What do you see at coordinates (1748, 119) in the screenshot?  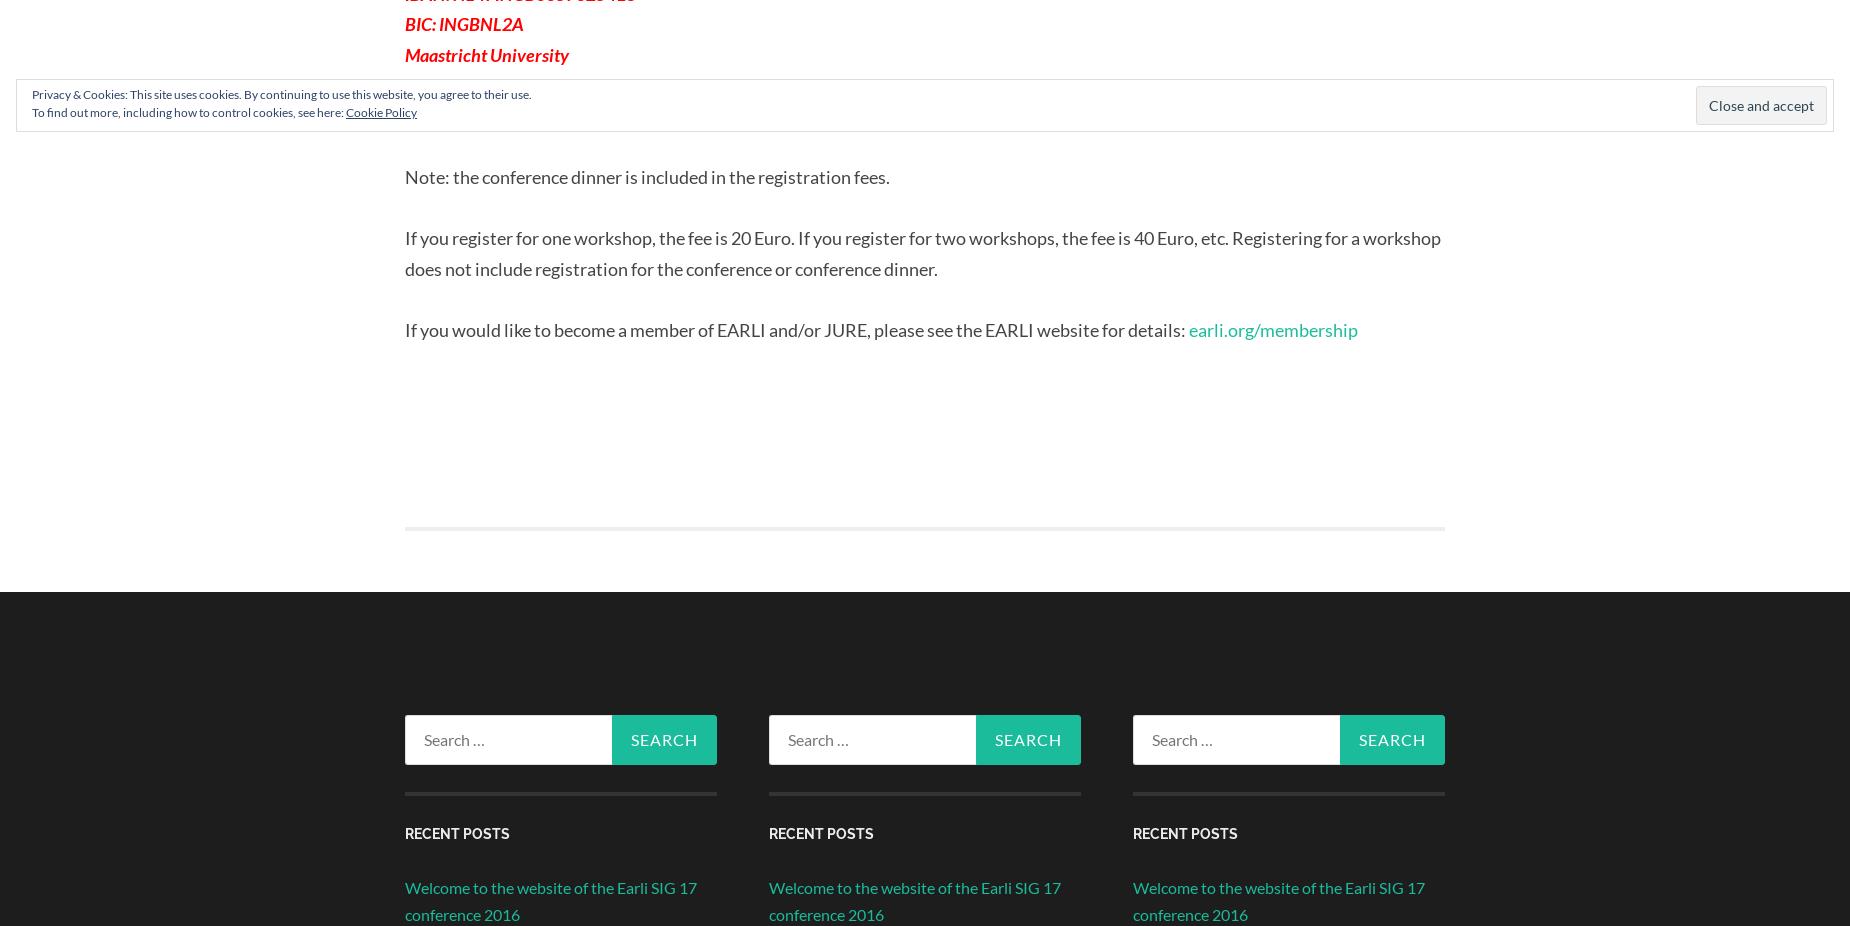 I see `'Follow'` at bounding box center [1748, 119].